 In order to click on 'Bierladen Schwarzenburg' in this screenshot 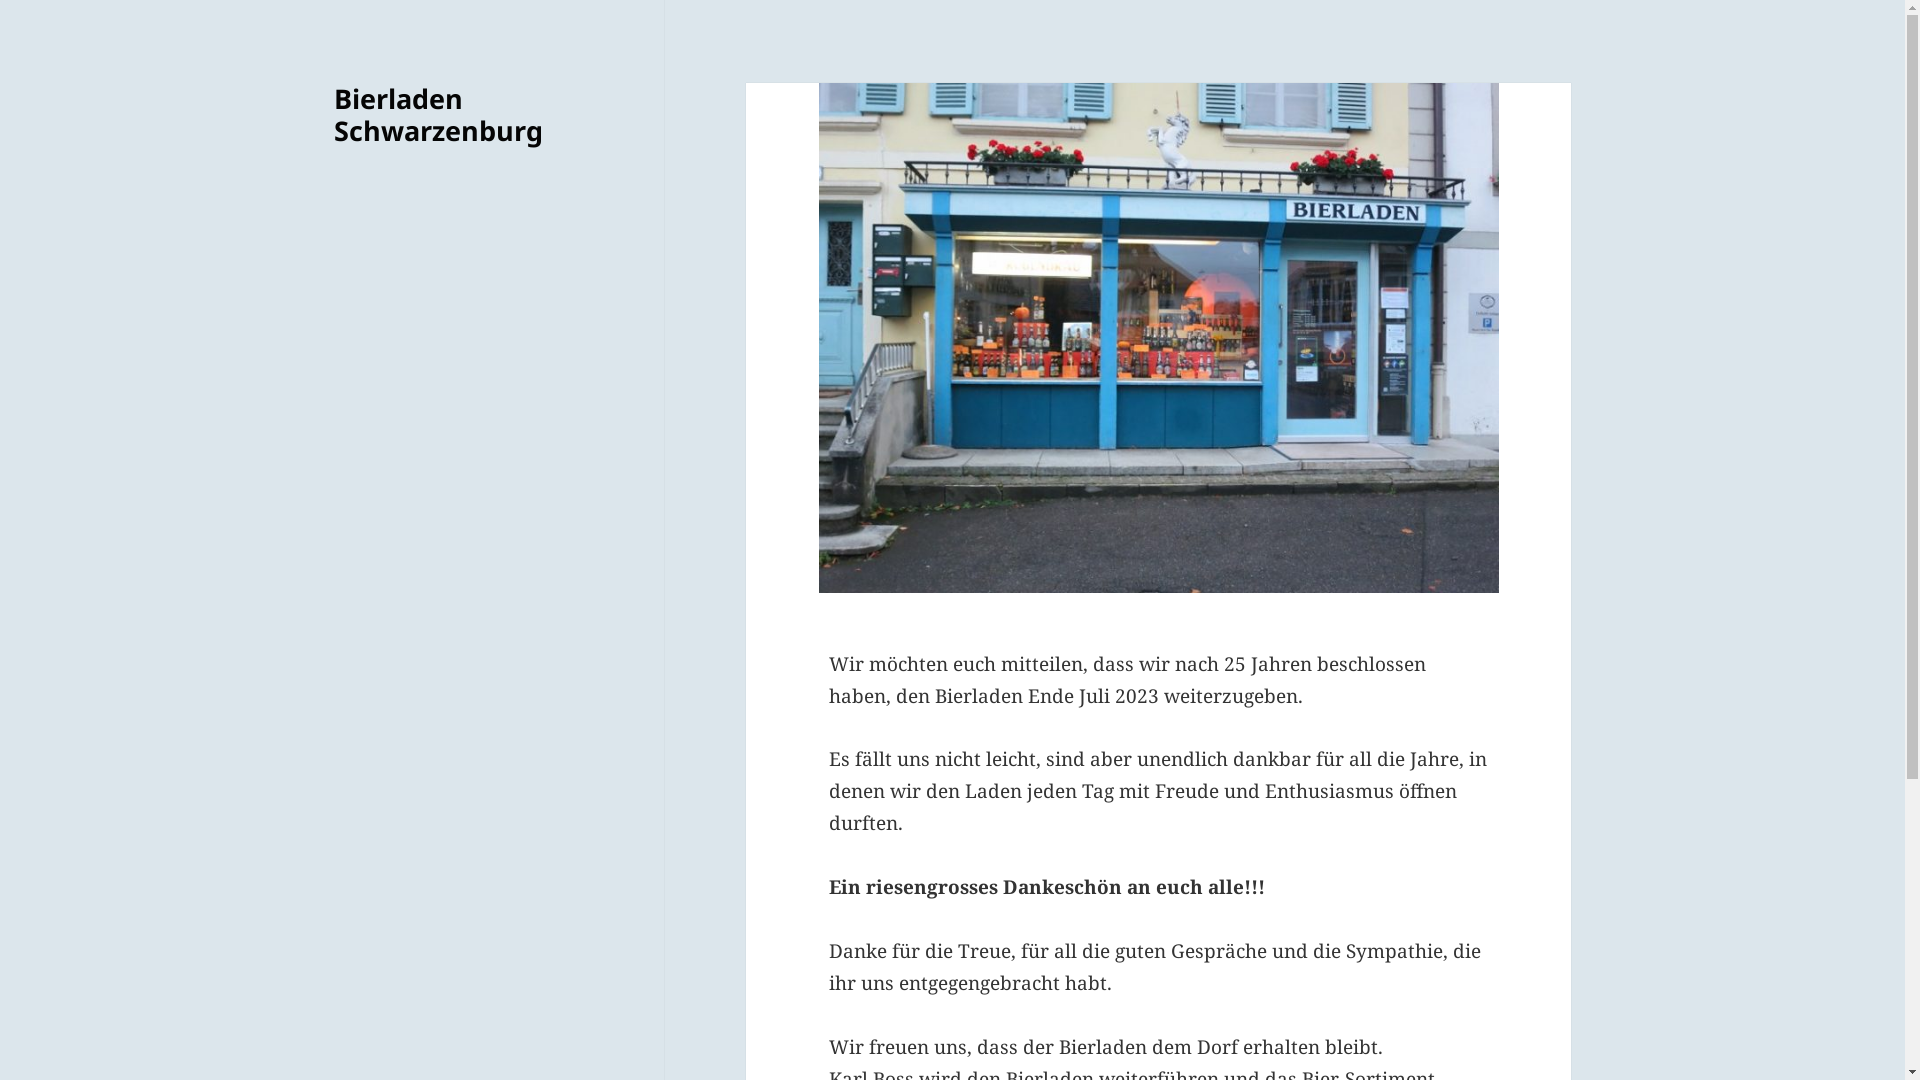, I will do `click(437, 114)`.